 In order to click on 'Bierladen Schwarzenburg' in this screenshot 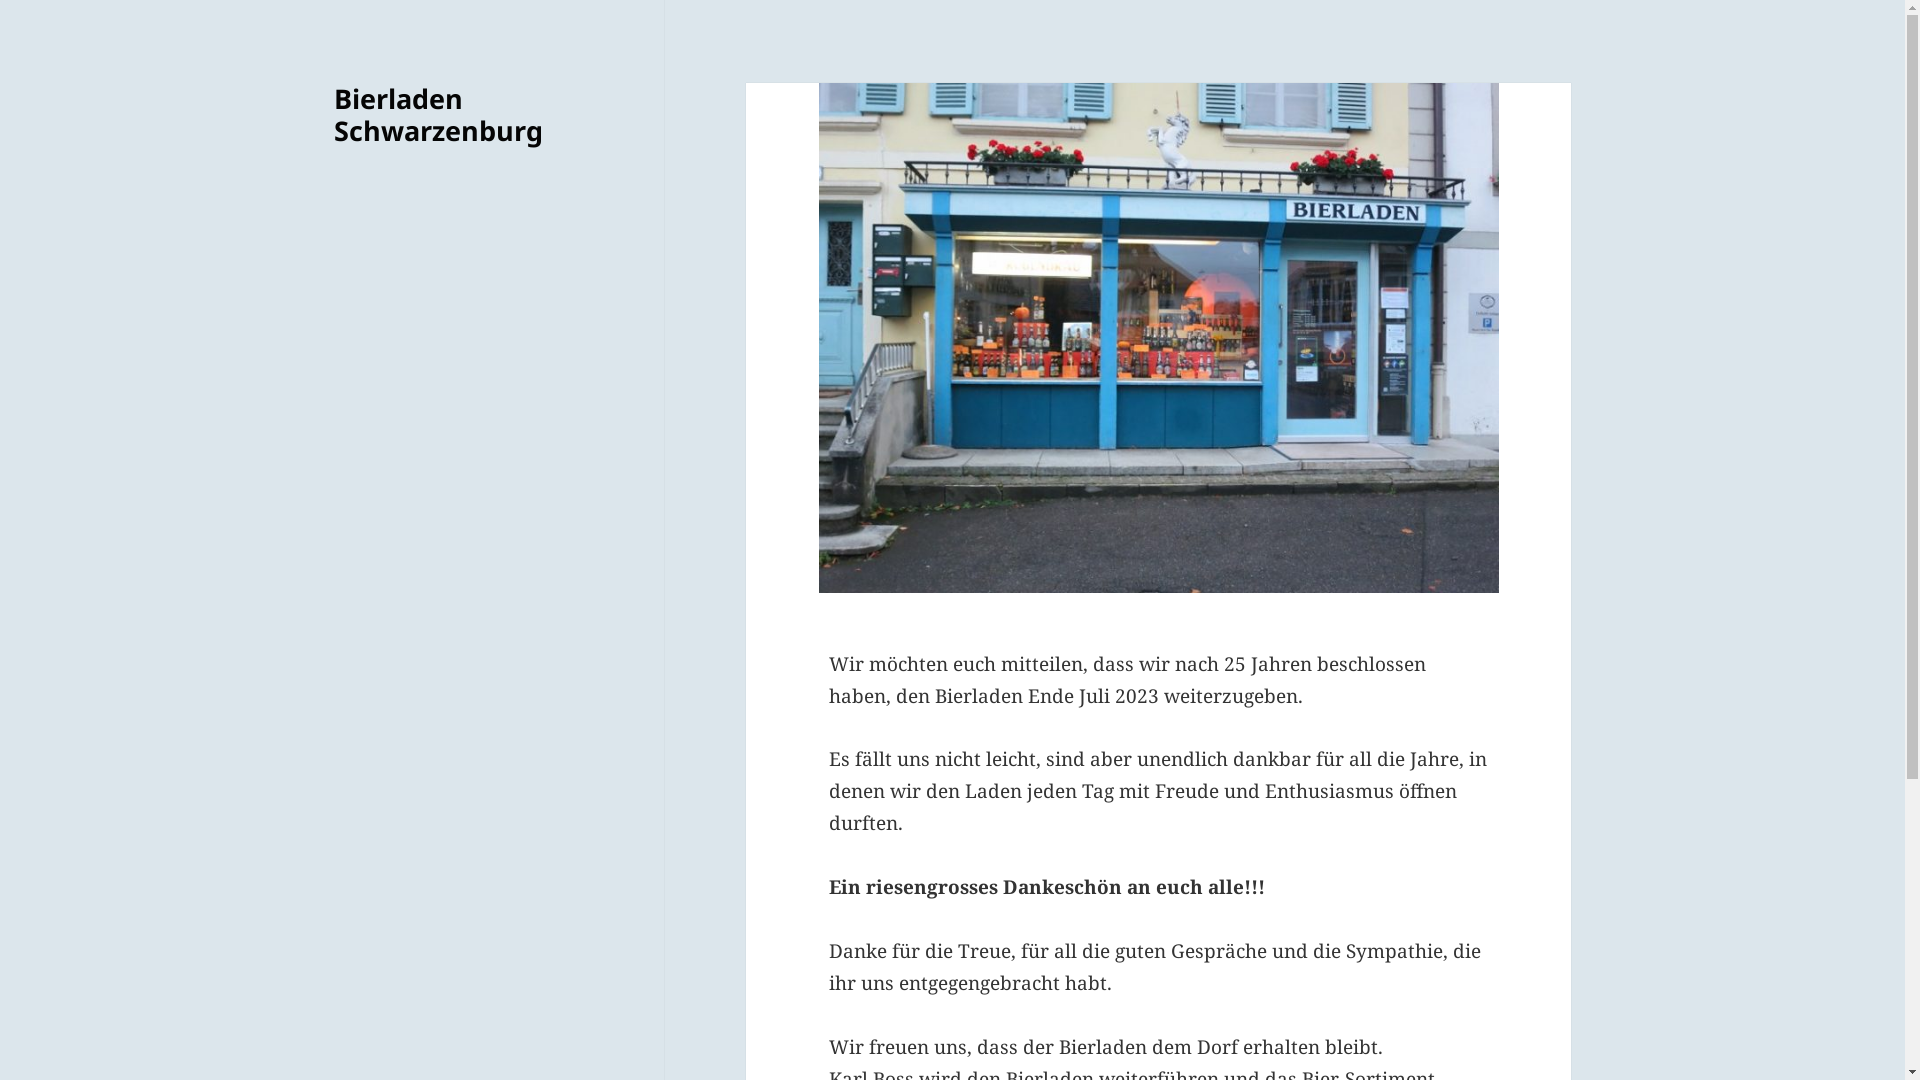, I will do `click(437, 114)`.